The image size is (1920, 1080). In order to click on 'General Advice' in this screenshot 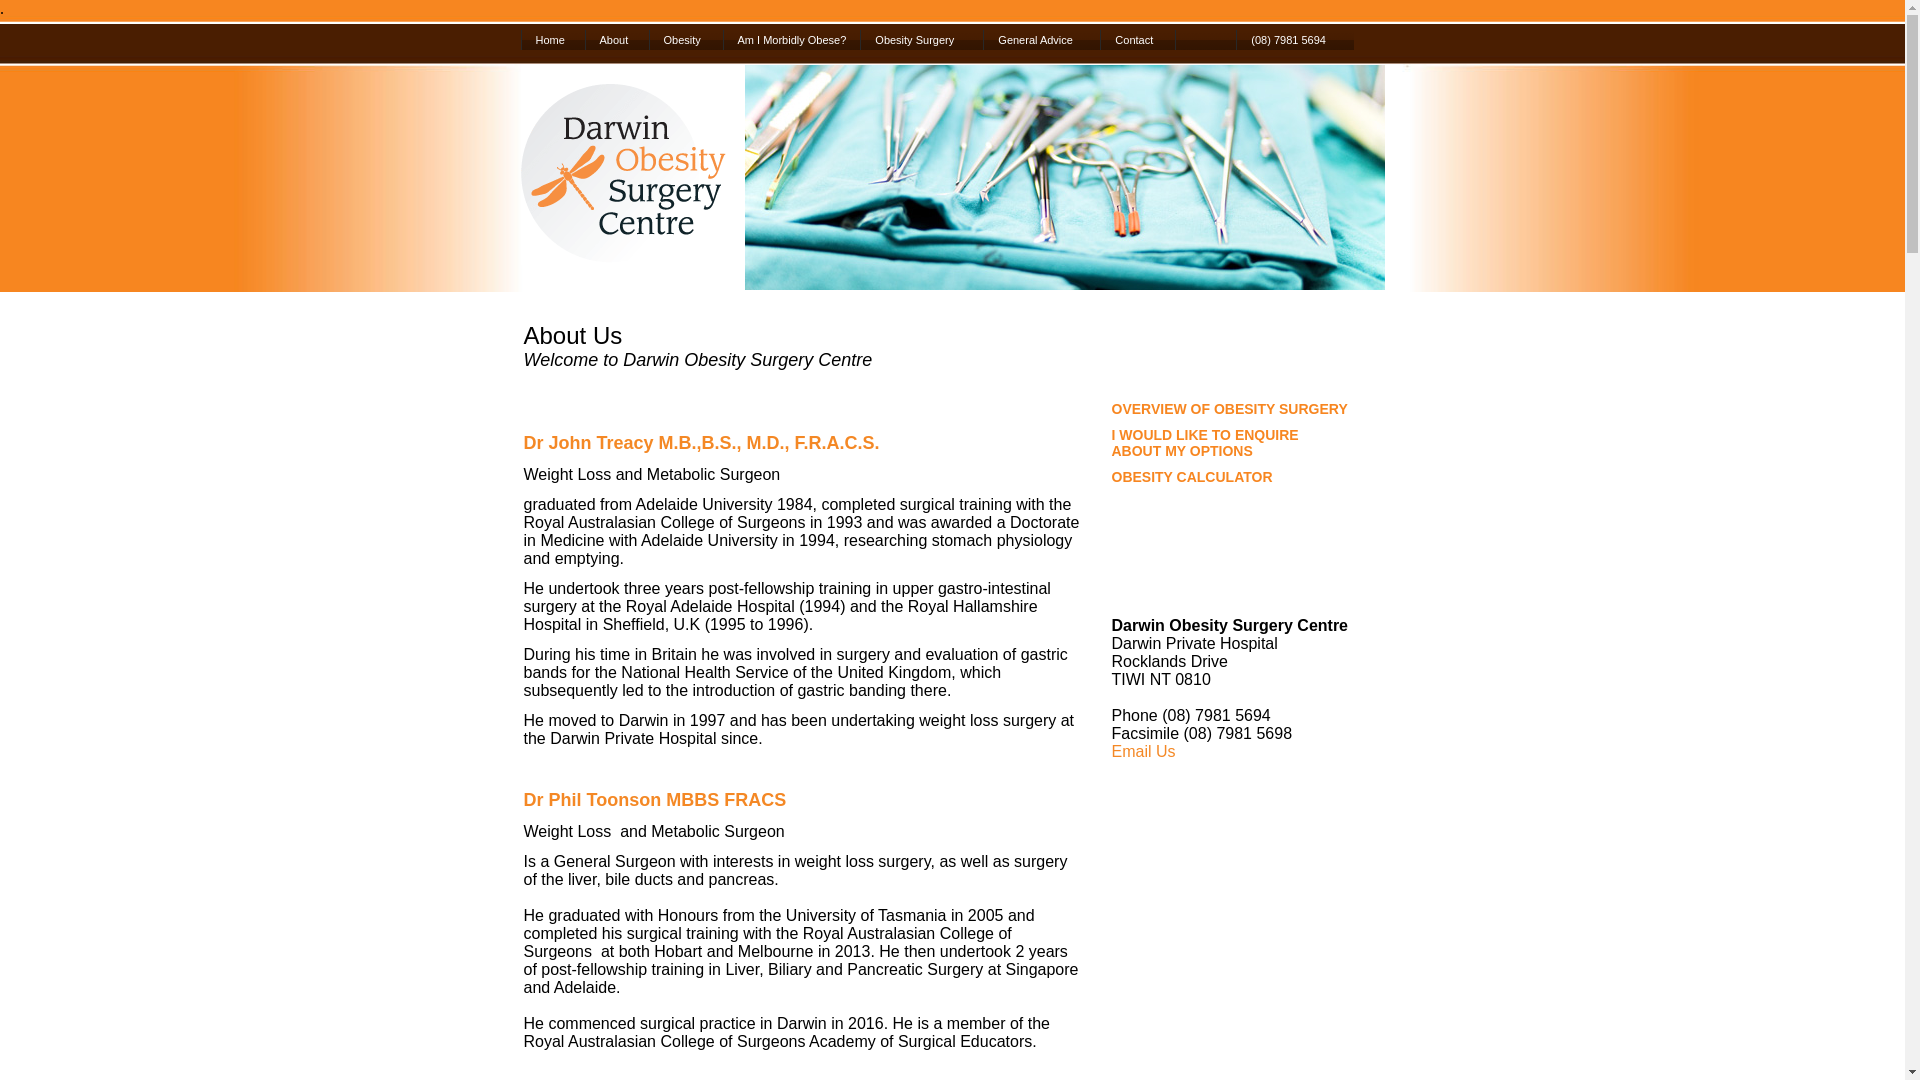, I will do `click(1040, 39)`.